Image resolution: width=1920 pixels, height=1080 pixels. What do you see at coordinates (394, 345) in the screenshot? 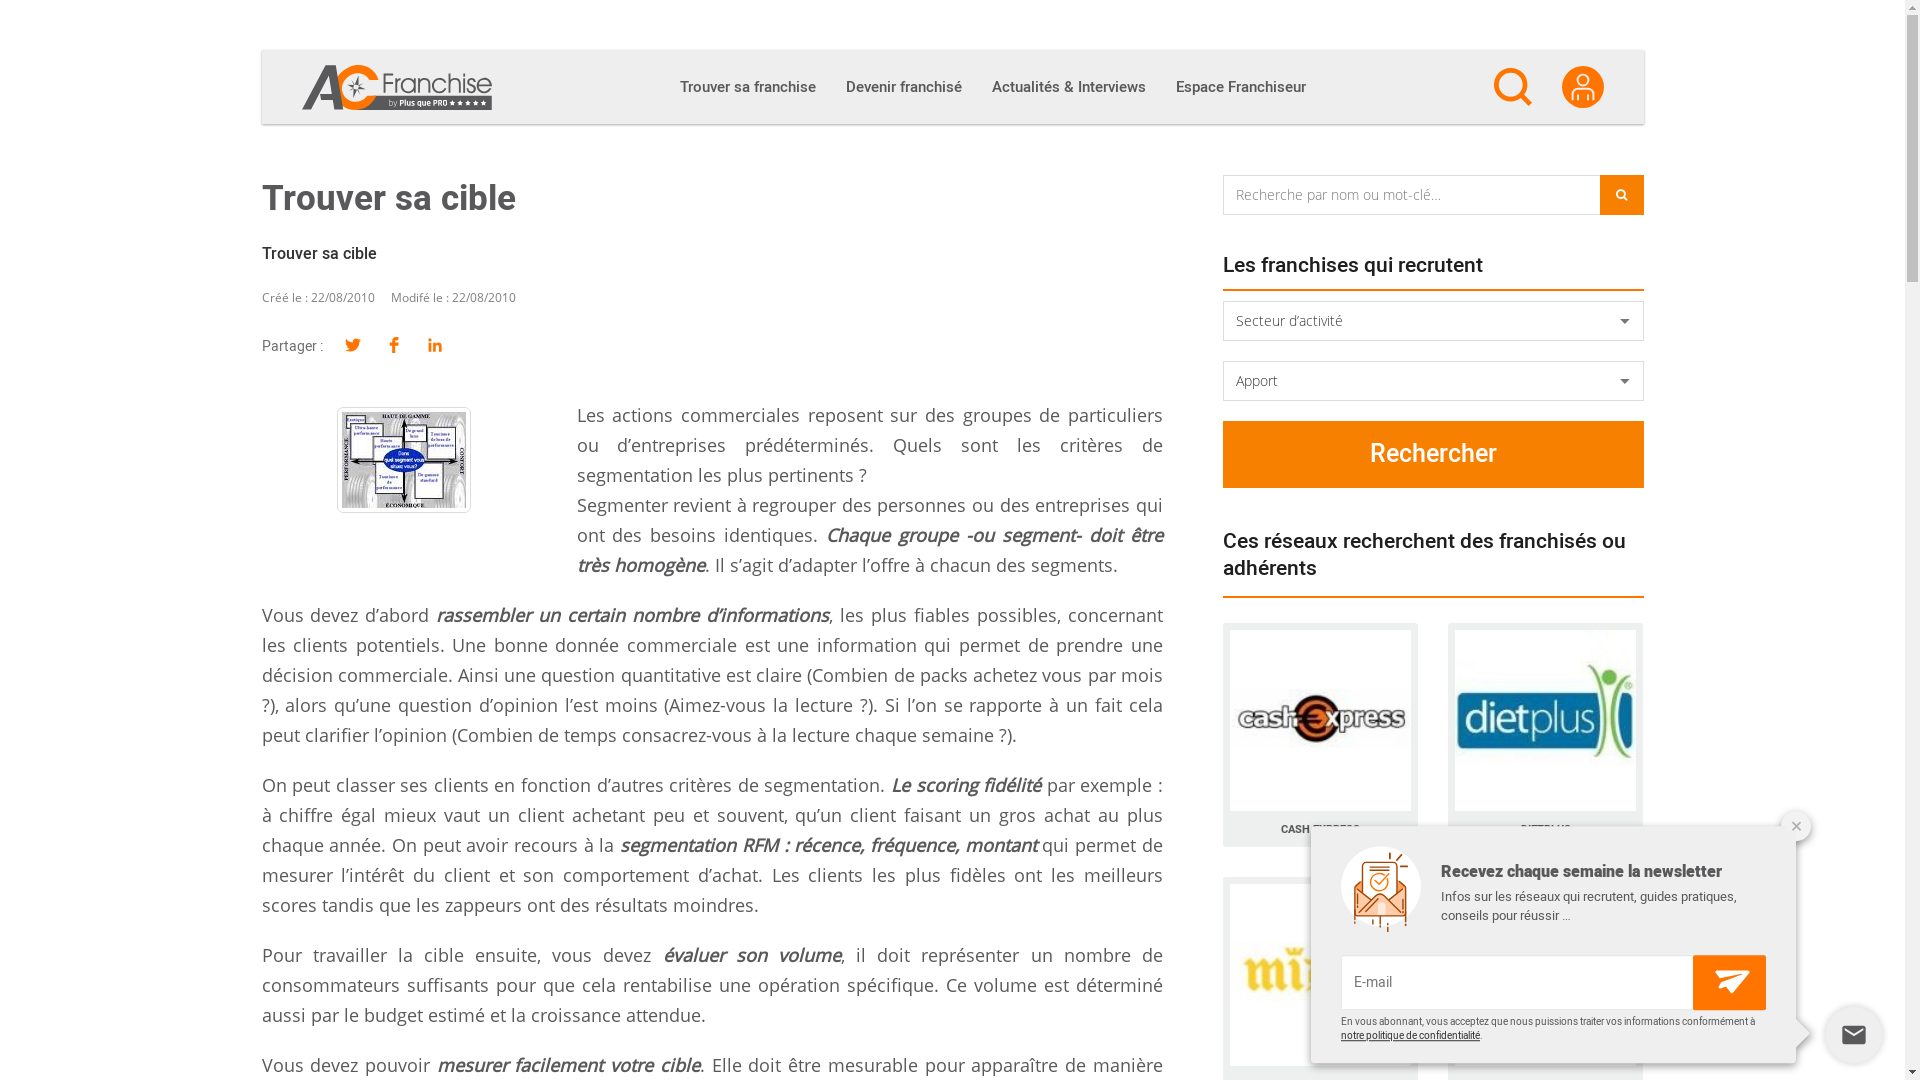
I see `'Share on Facebook'` at bounding box center [394, 345].